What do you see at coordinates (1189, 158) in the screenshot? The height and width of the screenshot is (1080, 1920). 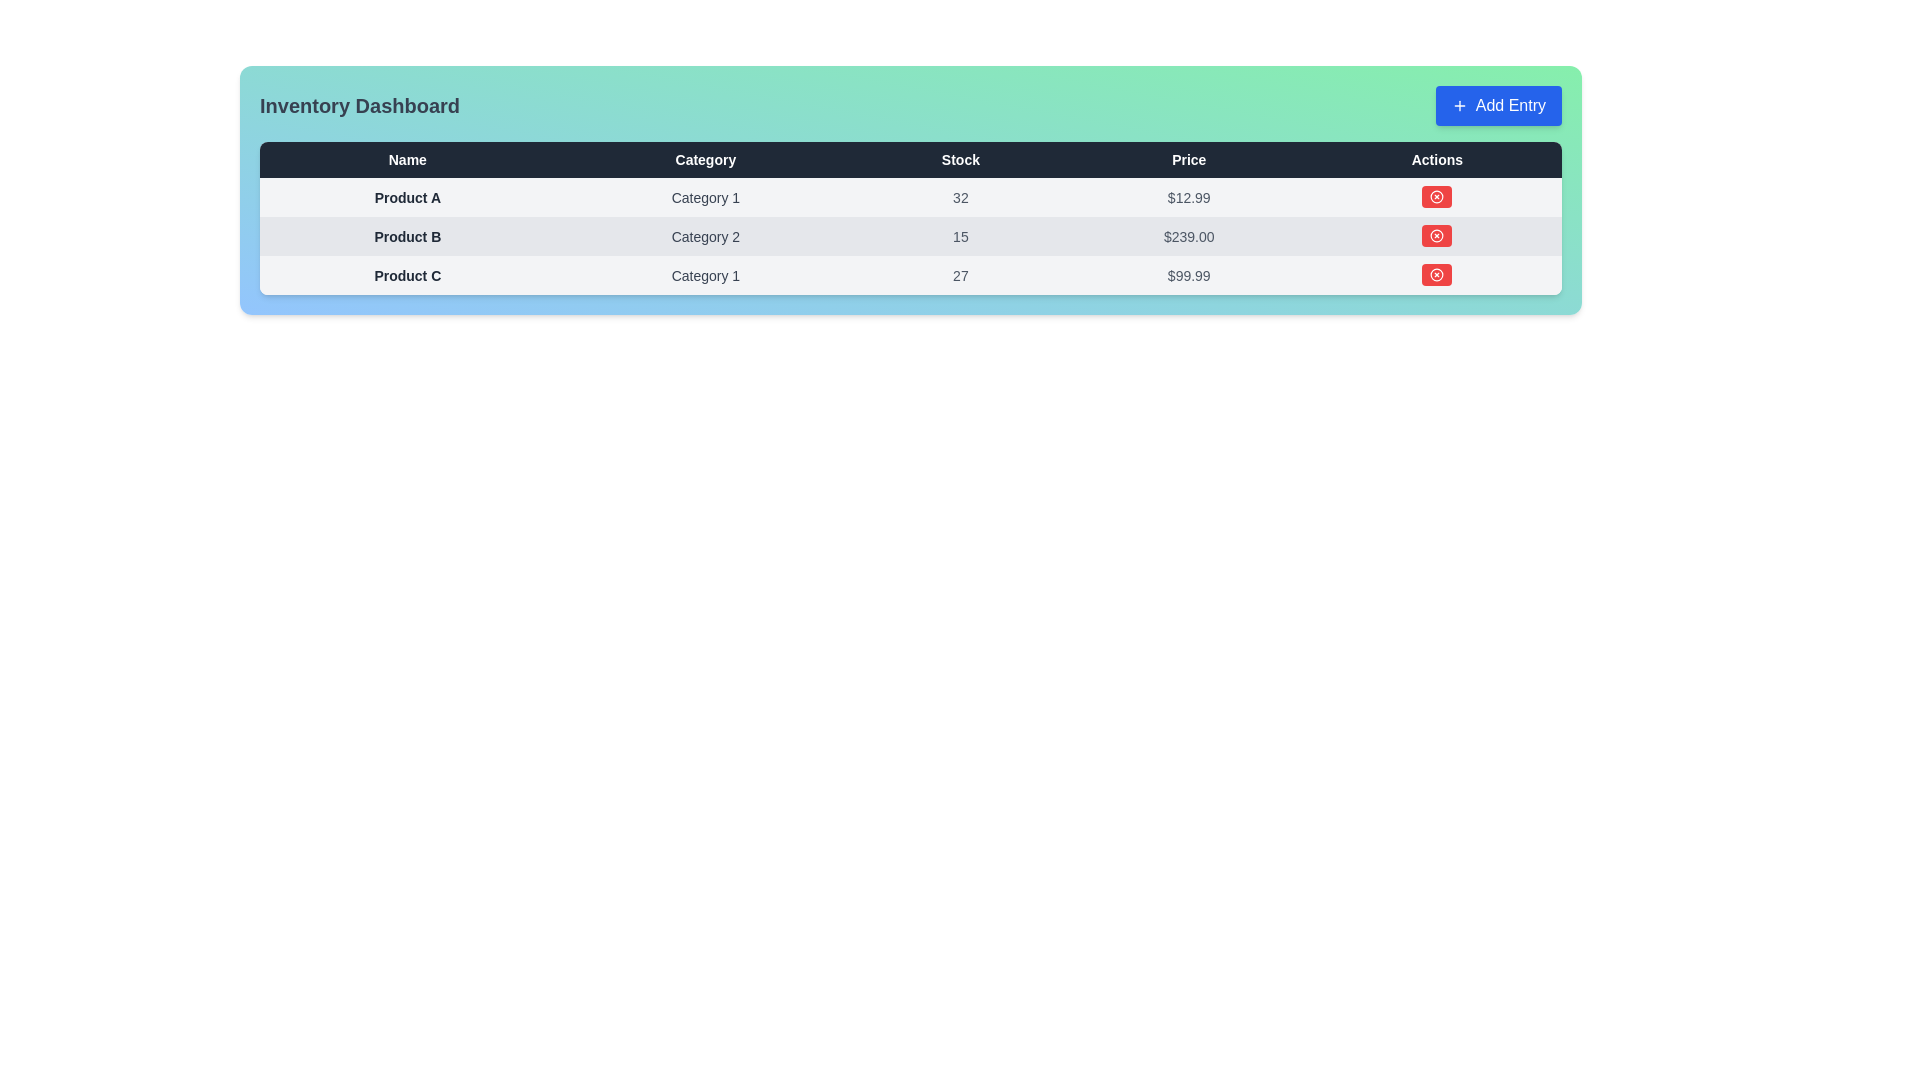 I see `the text content of the Table Header Cell labeled 'Price', which is the fourth header in a table, positioned between 'Stock' and 'Actions'` at bounding box center [1189, 158].